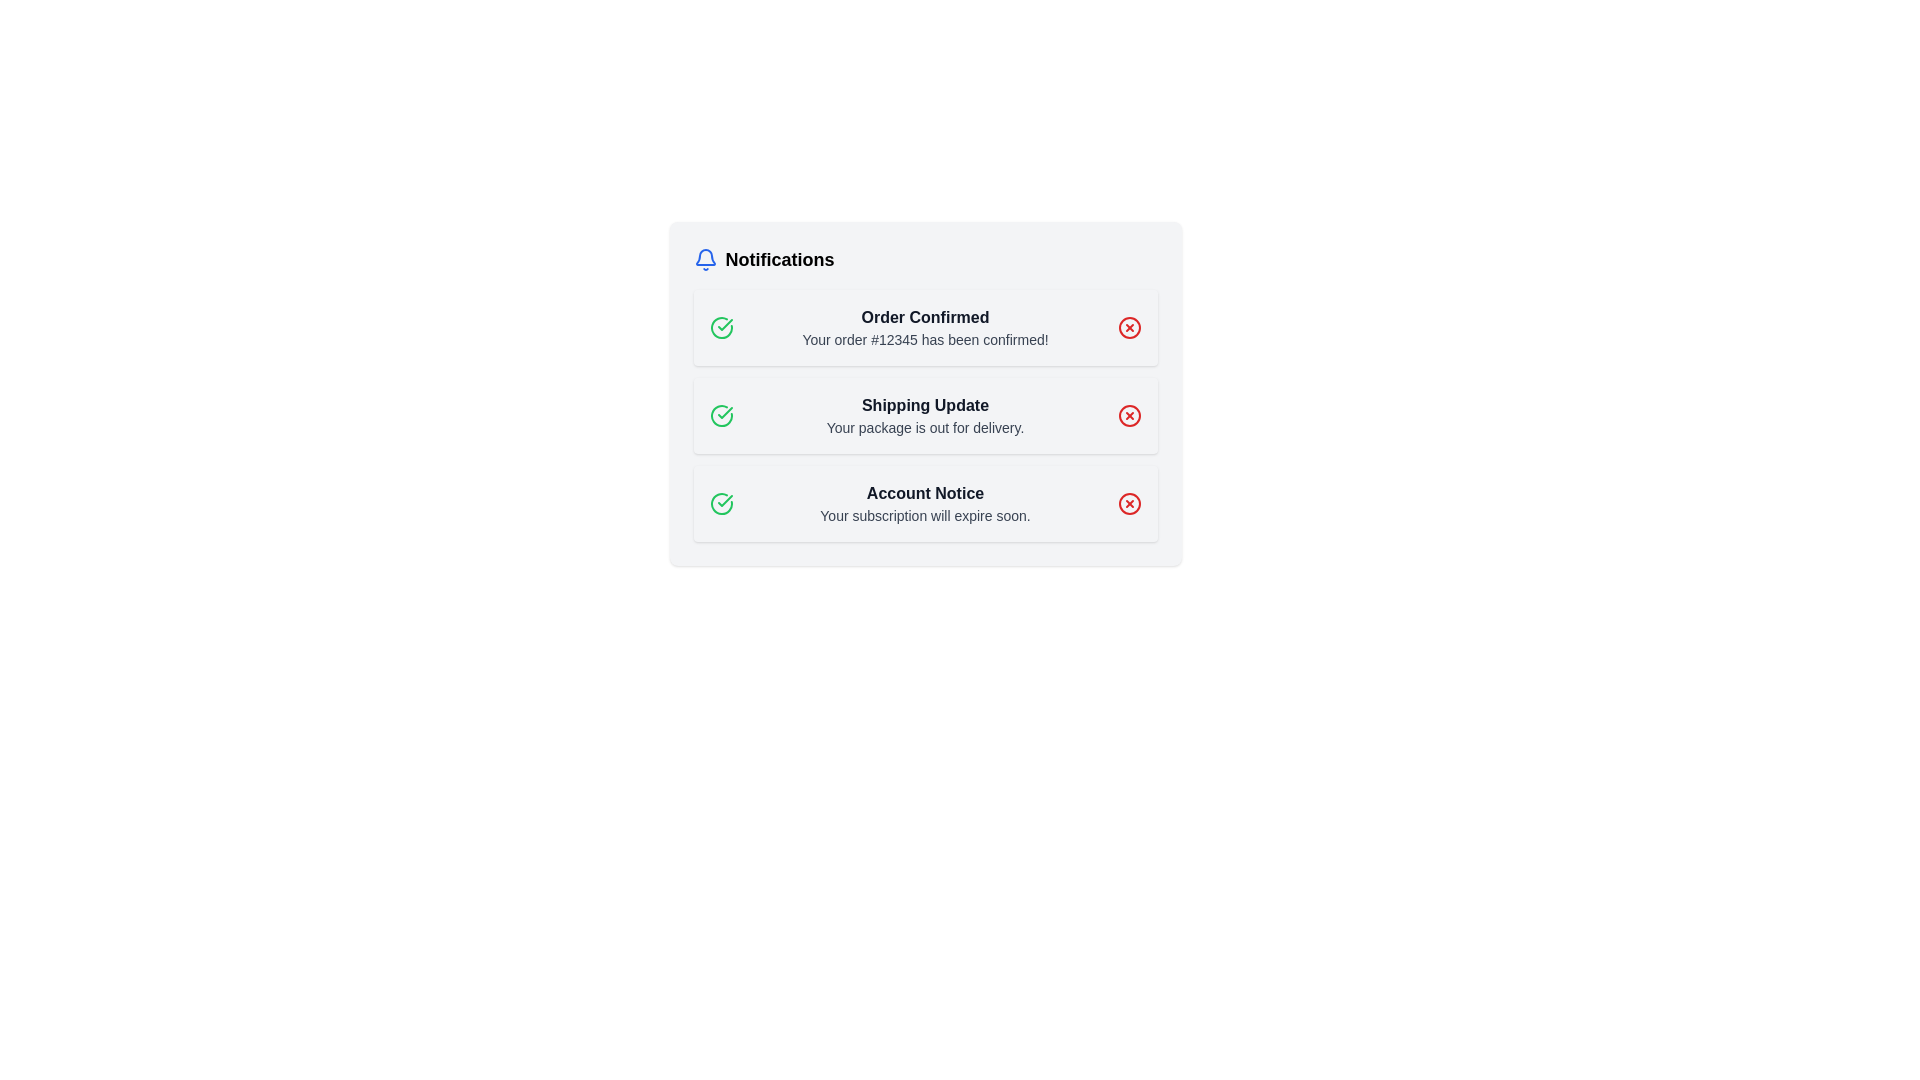 The image size is (1920, 1080). Describe the element at coordinates (1129, 415) in the screenshot. I see `the dismissal button for the 'Shipping Update' notification` at that location.